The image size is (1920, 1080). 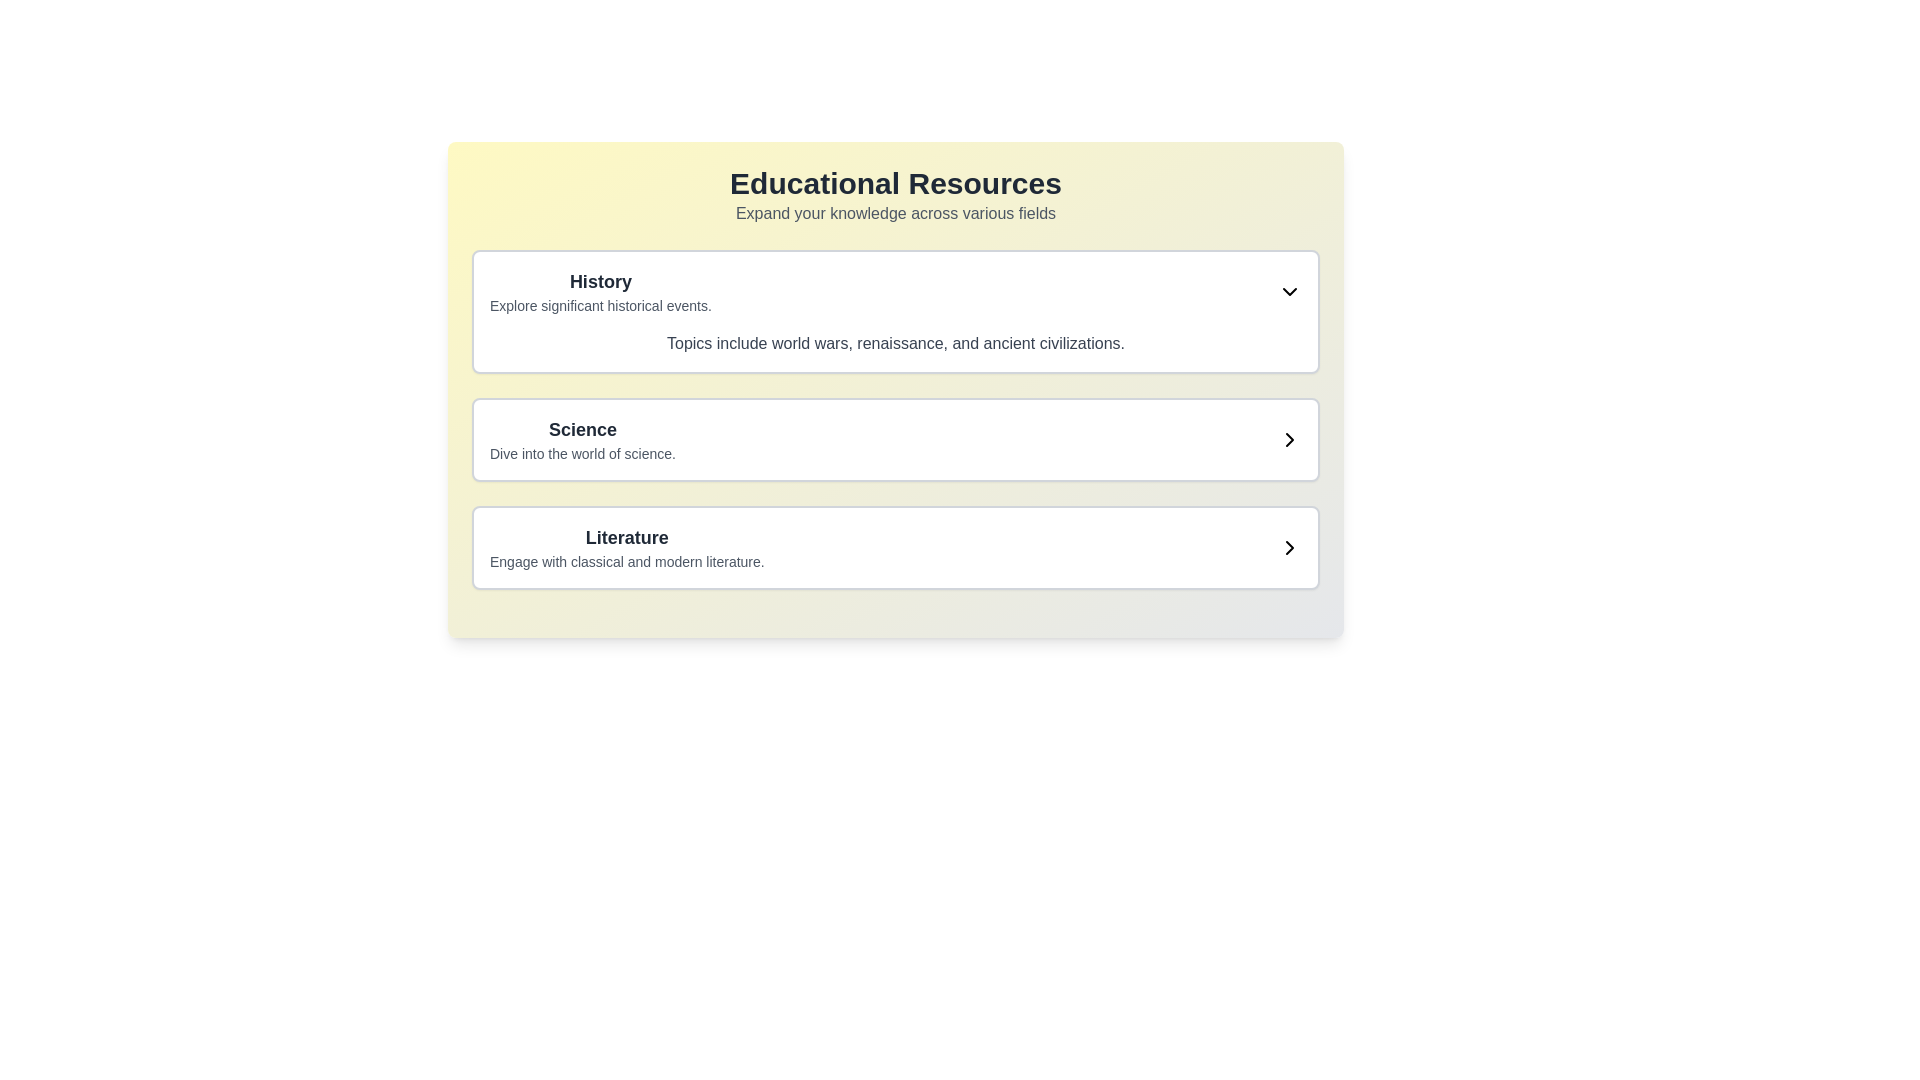 I want to click on the static text displaying 'Explore significant historical events.' located below the 'History' title in the educational resources interface, so click(x=599, y=305).